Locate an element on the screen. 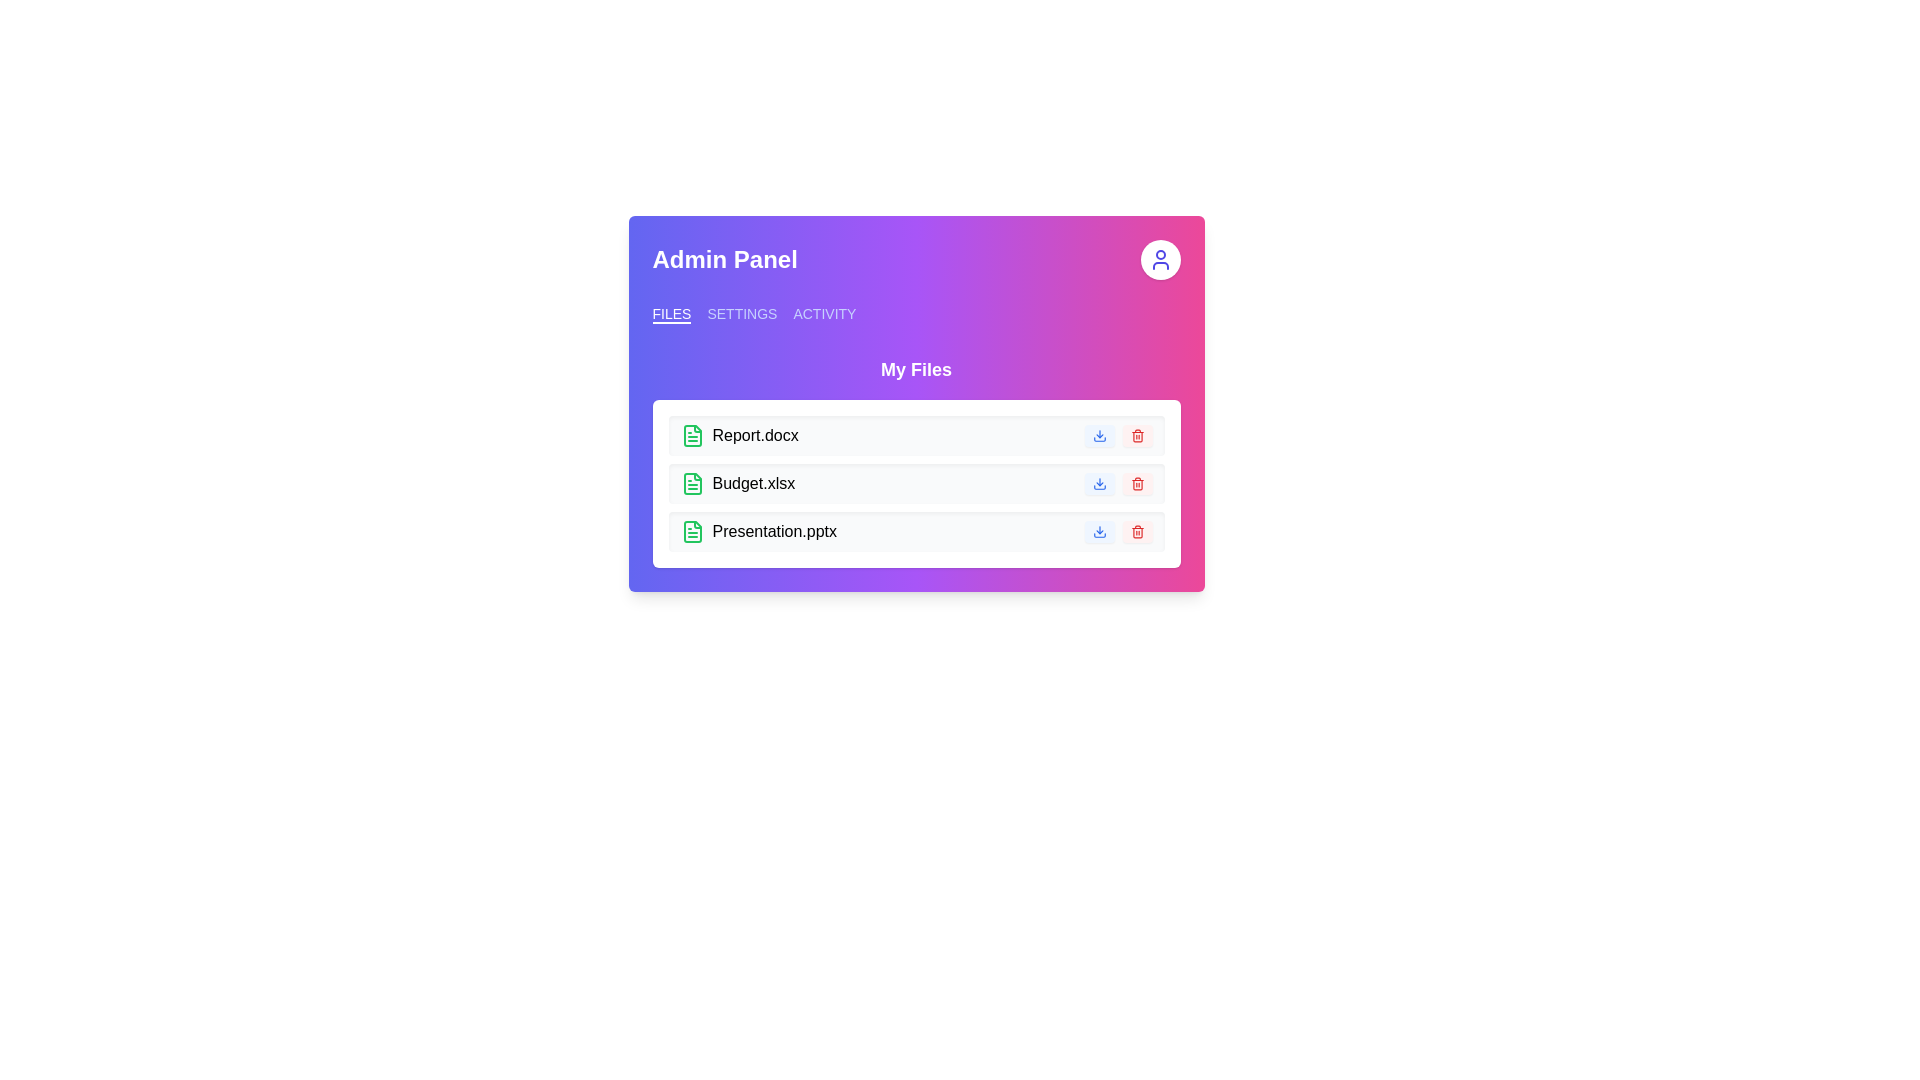 The width and height of the screenshot is (1920, 1080). the third file preview item in the 'My Files' section is located at coordinates (915, 531).